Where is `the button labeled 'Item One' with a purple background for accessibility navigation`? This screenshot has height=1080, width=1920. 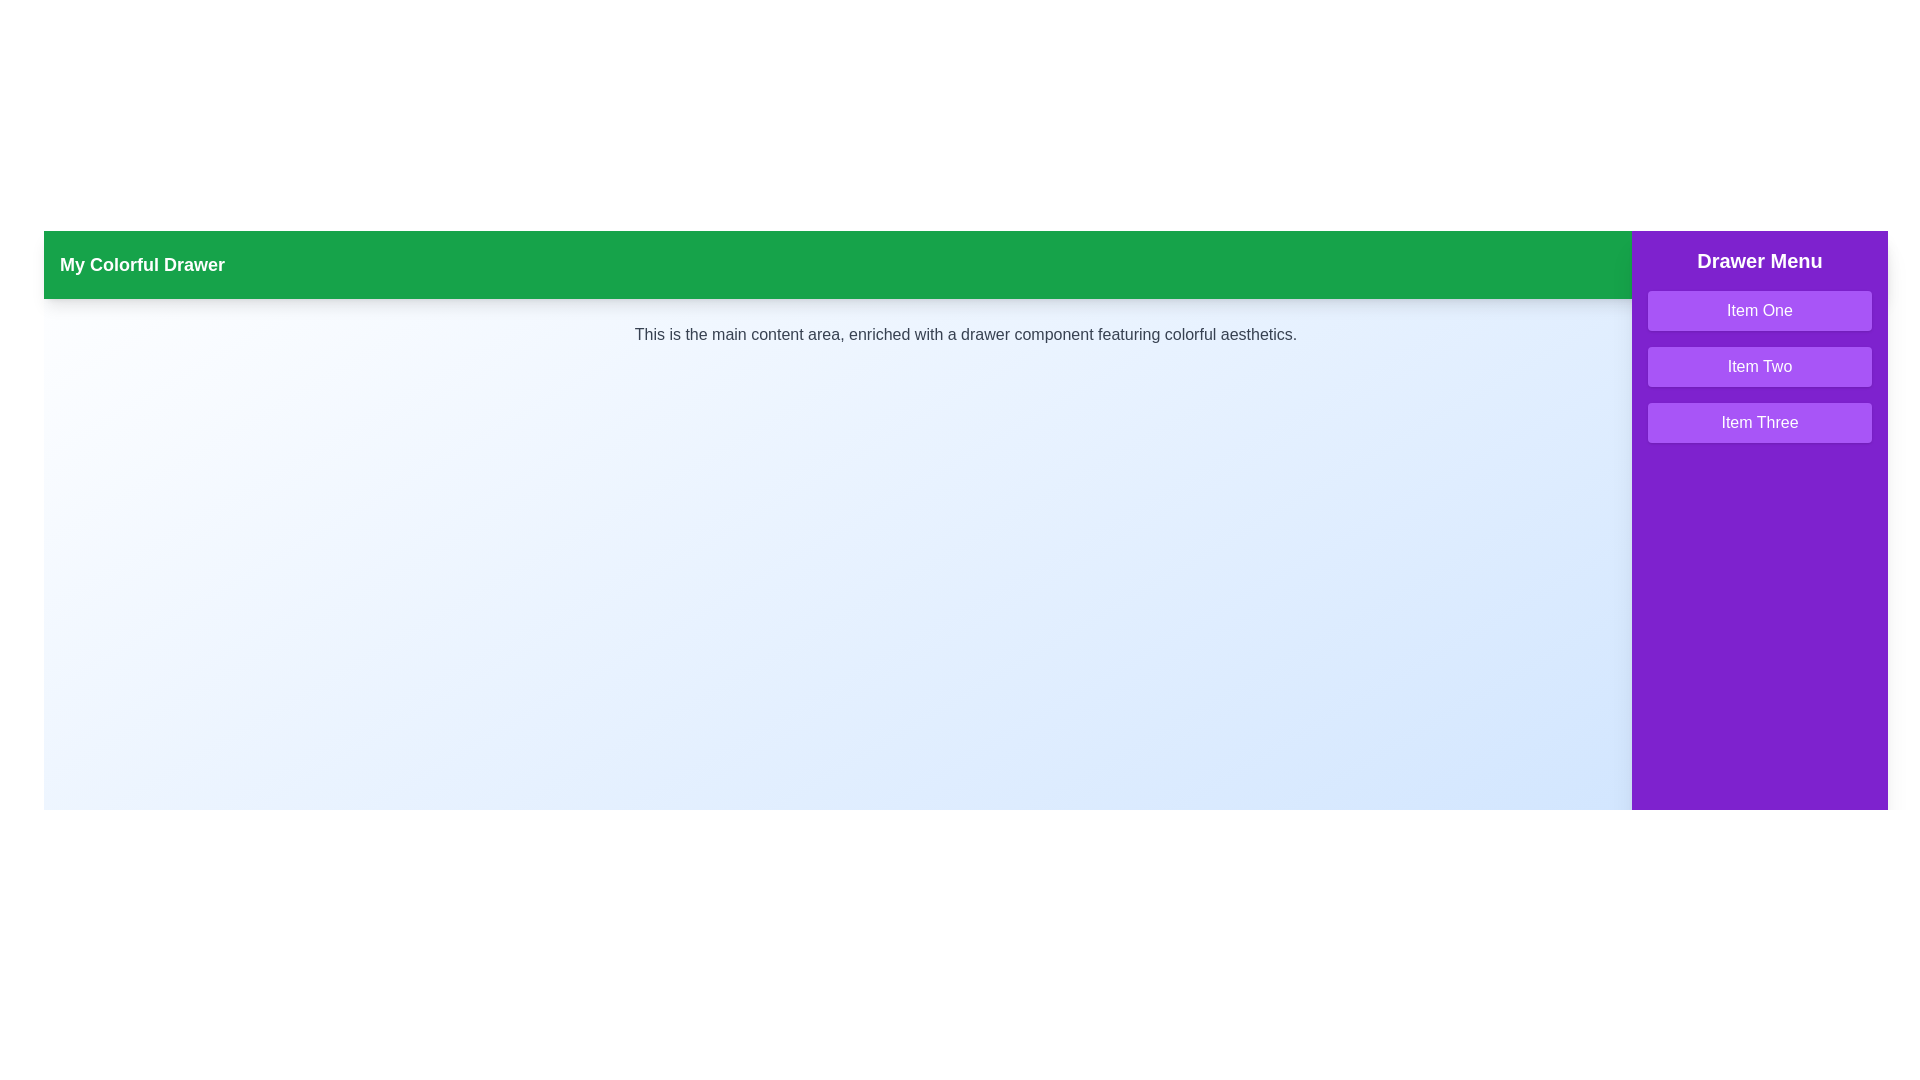
the button labeled 'Item One' with a purple background for accessibility navigation is located at coordinates (1760, 311).